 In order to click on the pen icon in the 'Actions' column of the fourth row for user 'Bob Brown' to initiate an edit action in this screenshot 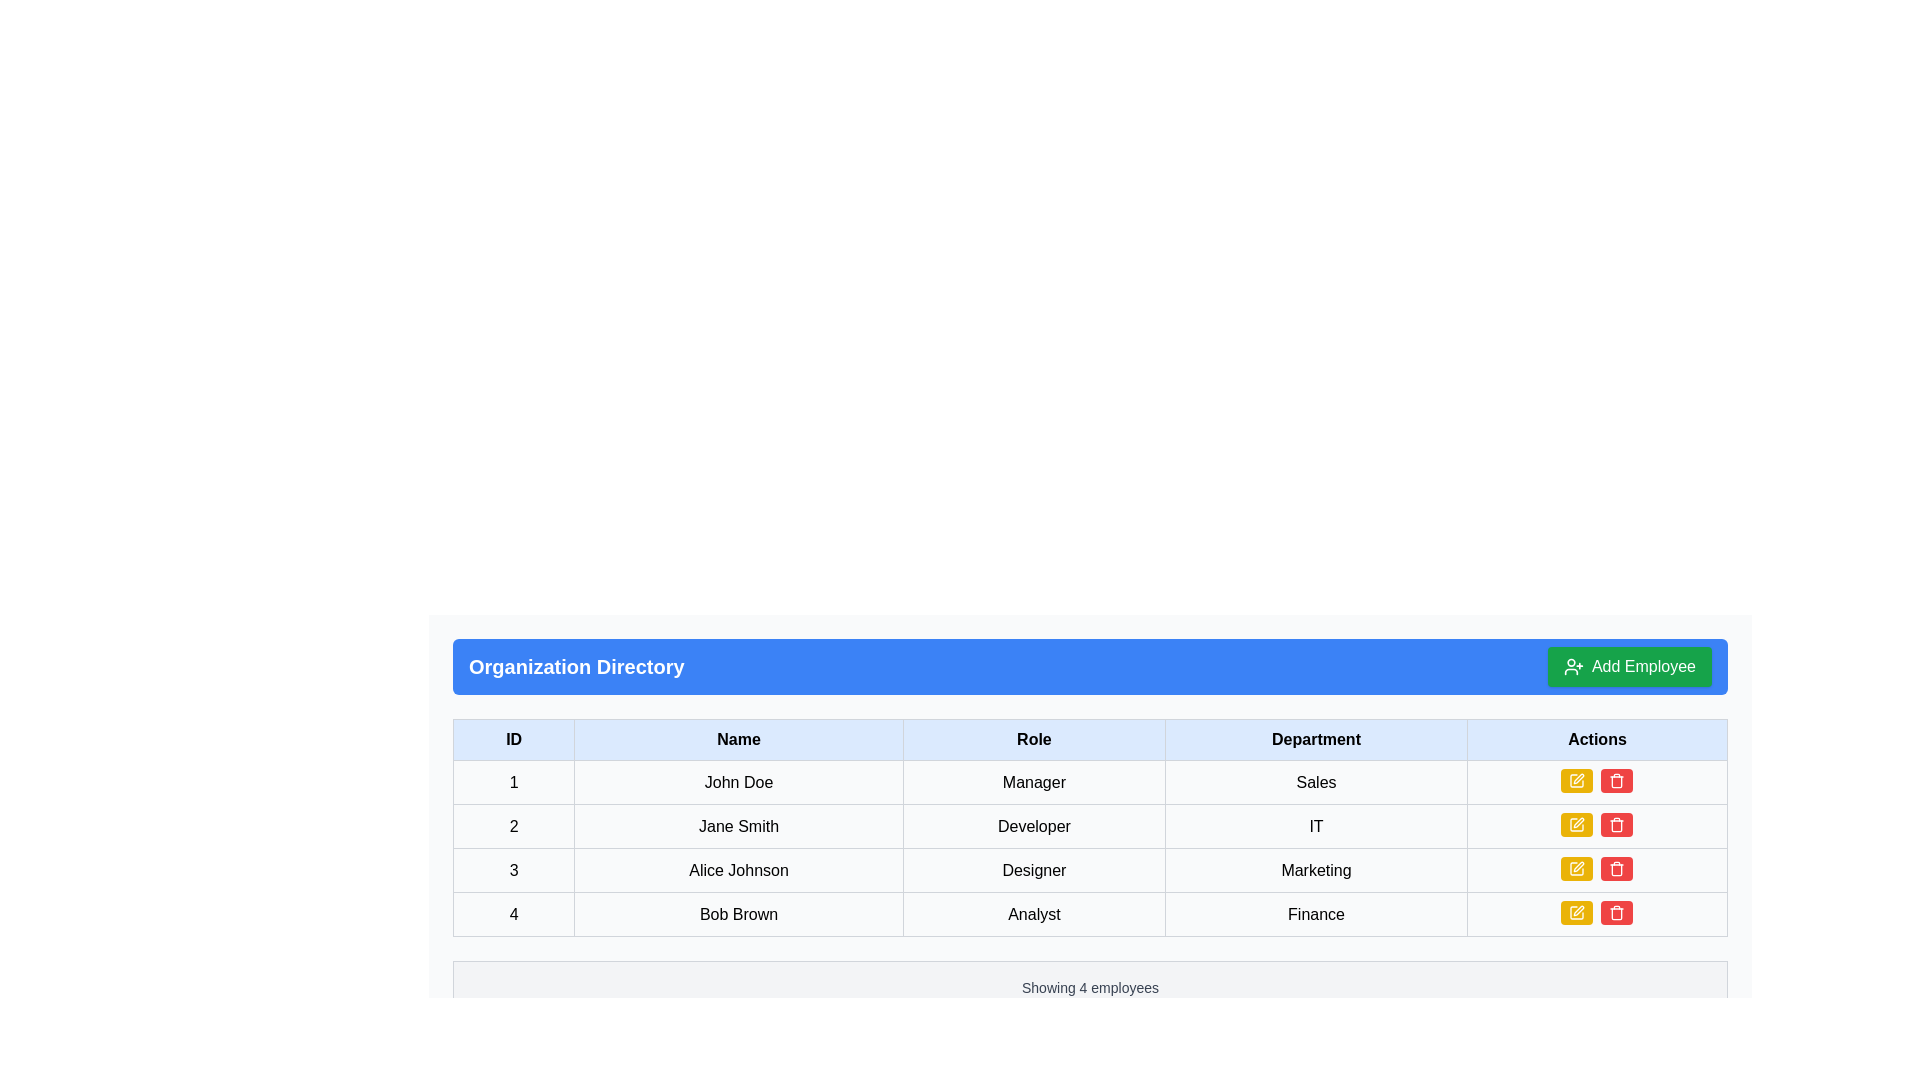, I will do `click(1576, 913)`.